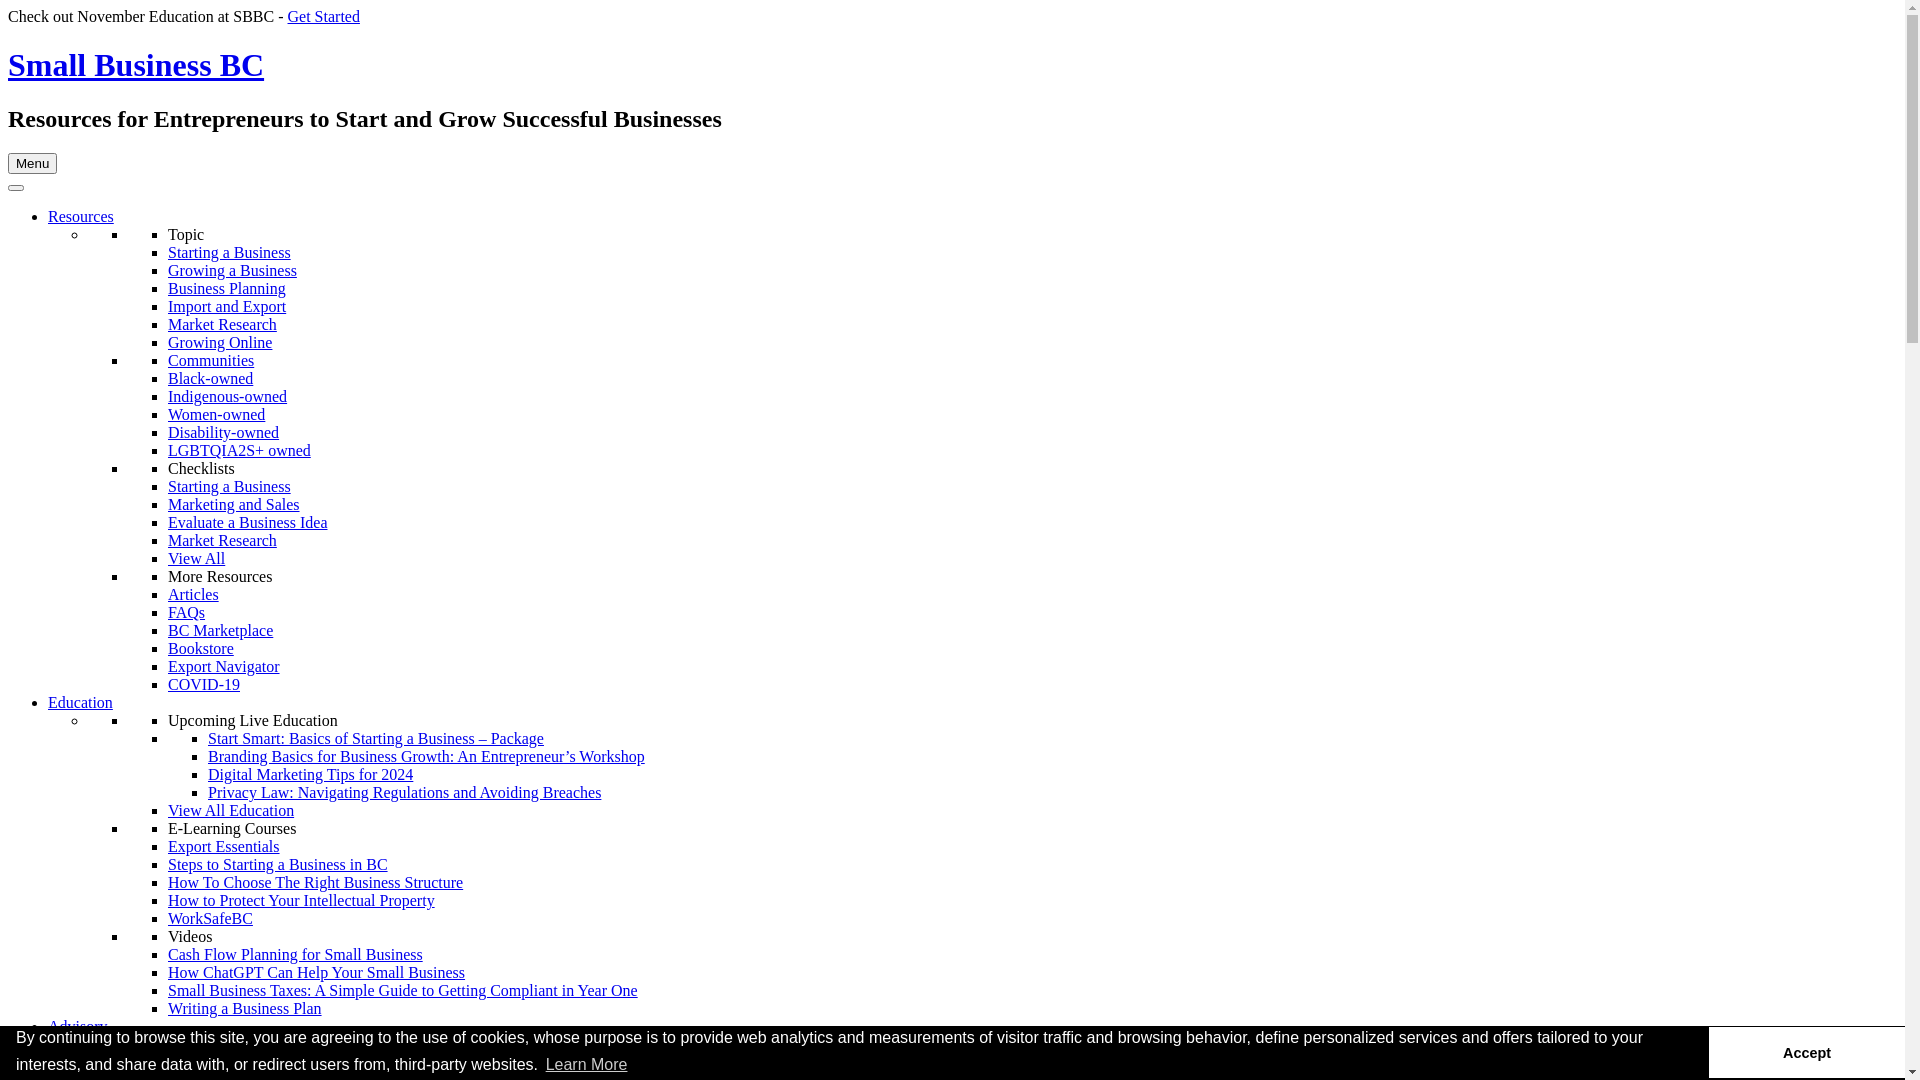 Image resolution: width=1920 pixels, height=1080 pixels. Describe the element at coordinates (300, 900) in the screenshot. I see `'How to Protect Your Intellectual Property'` at that location.